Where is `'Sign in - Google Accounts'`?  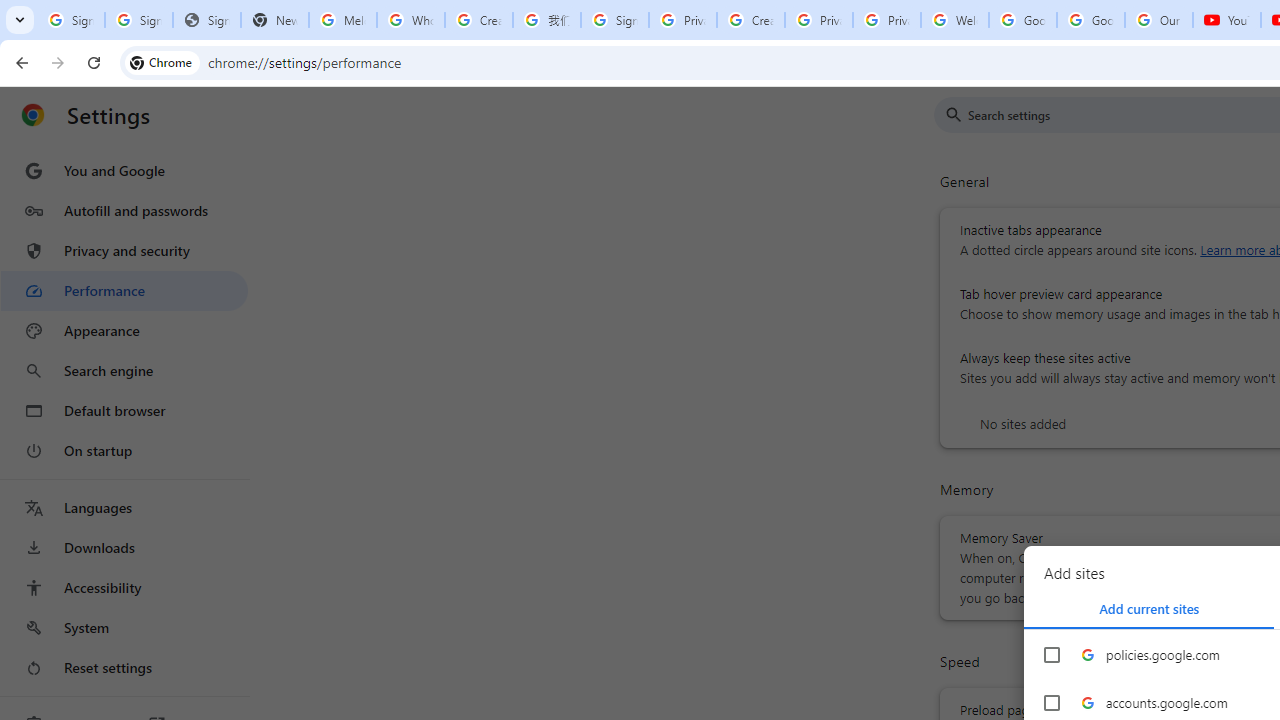
'Sign in - Google Accounts' is located at coordinates (71, 20).